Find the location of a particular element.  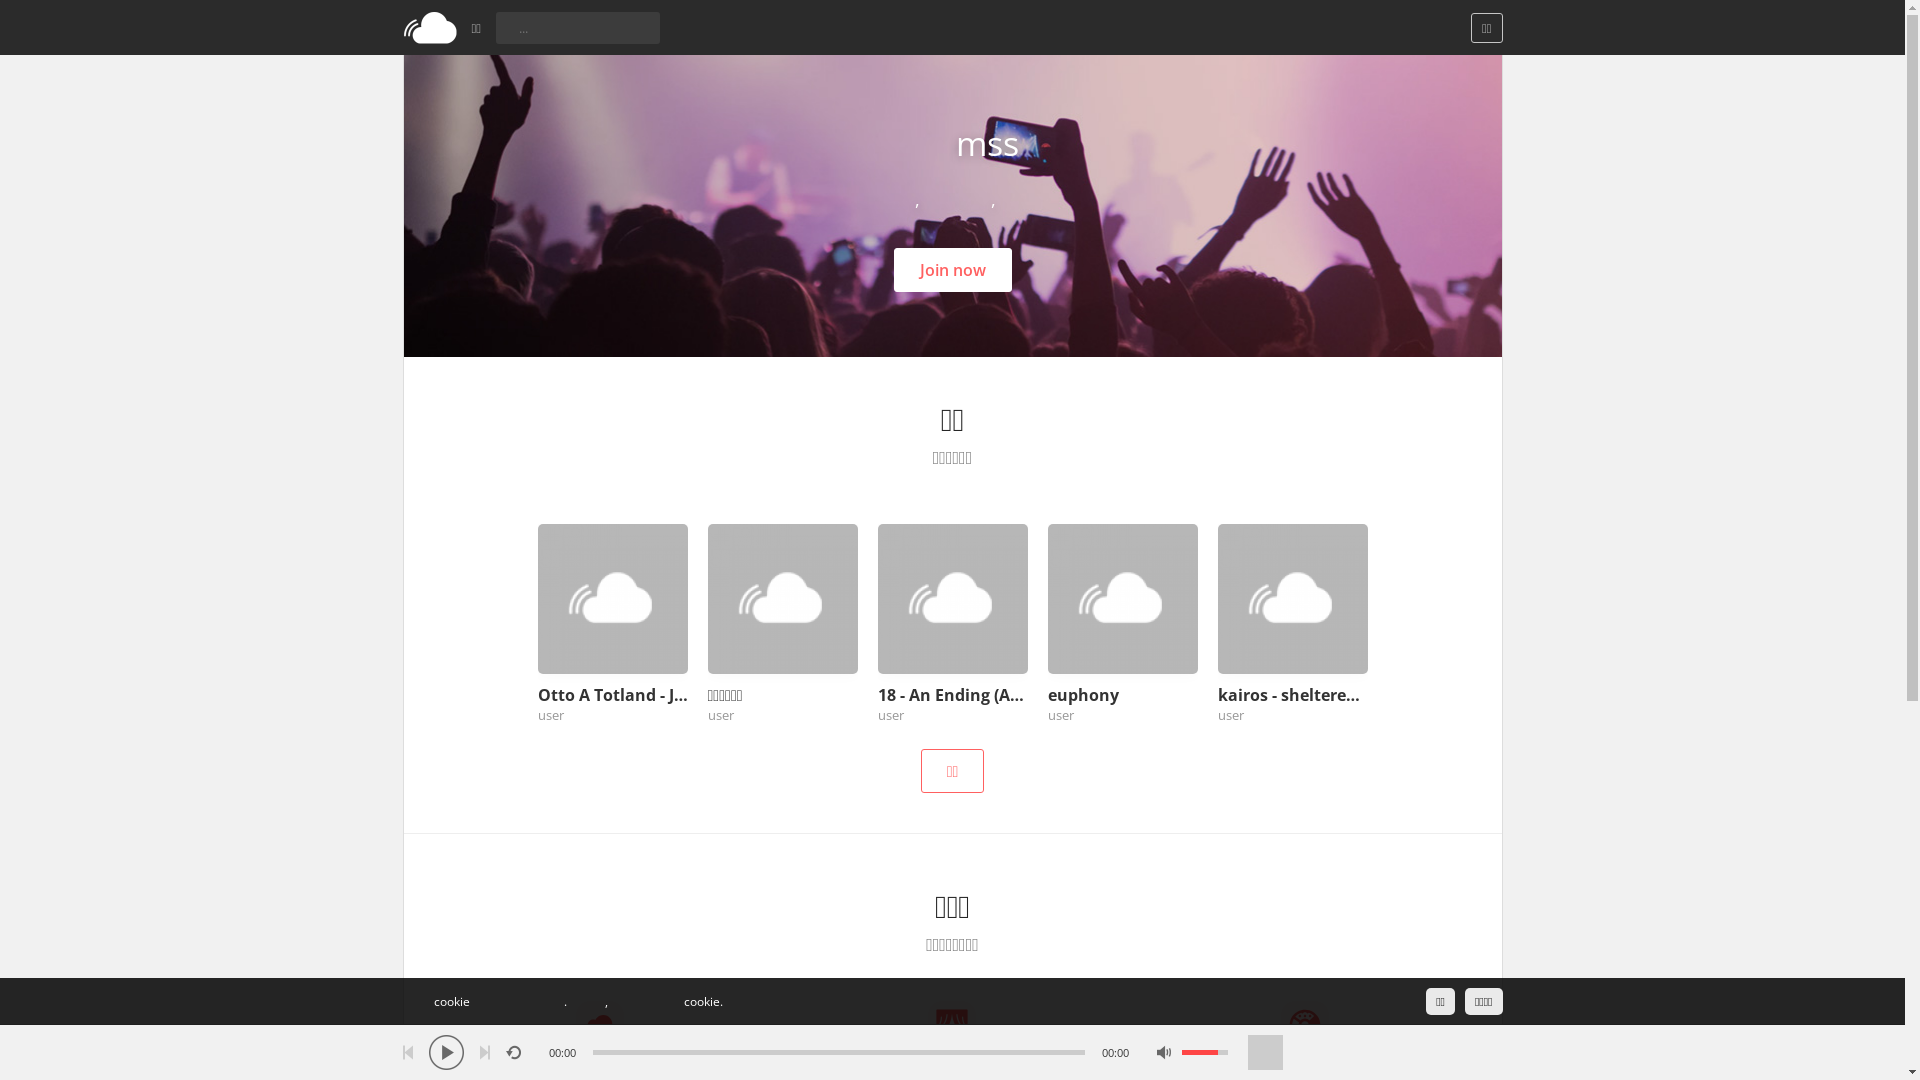

'user' is located at coordinates (878, 713).